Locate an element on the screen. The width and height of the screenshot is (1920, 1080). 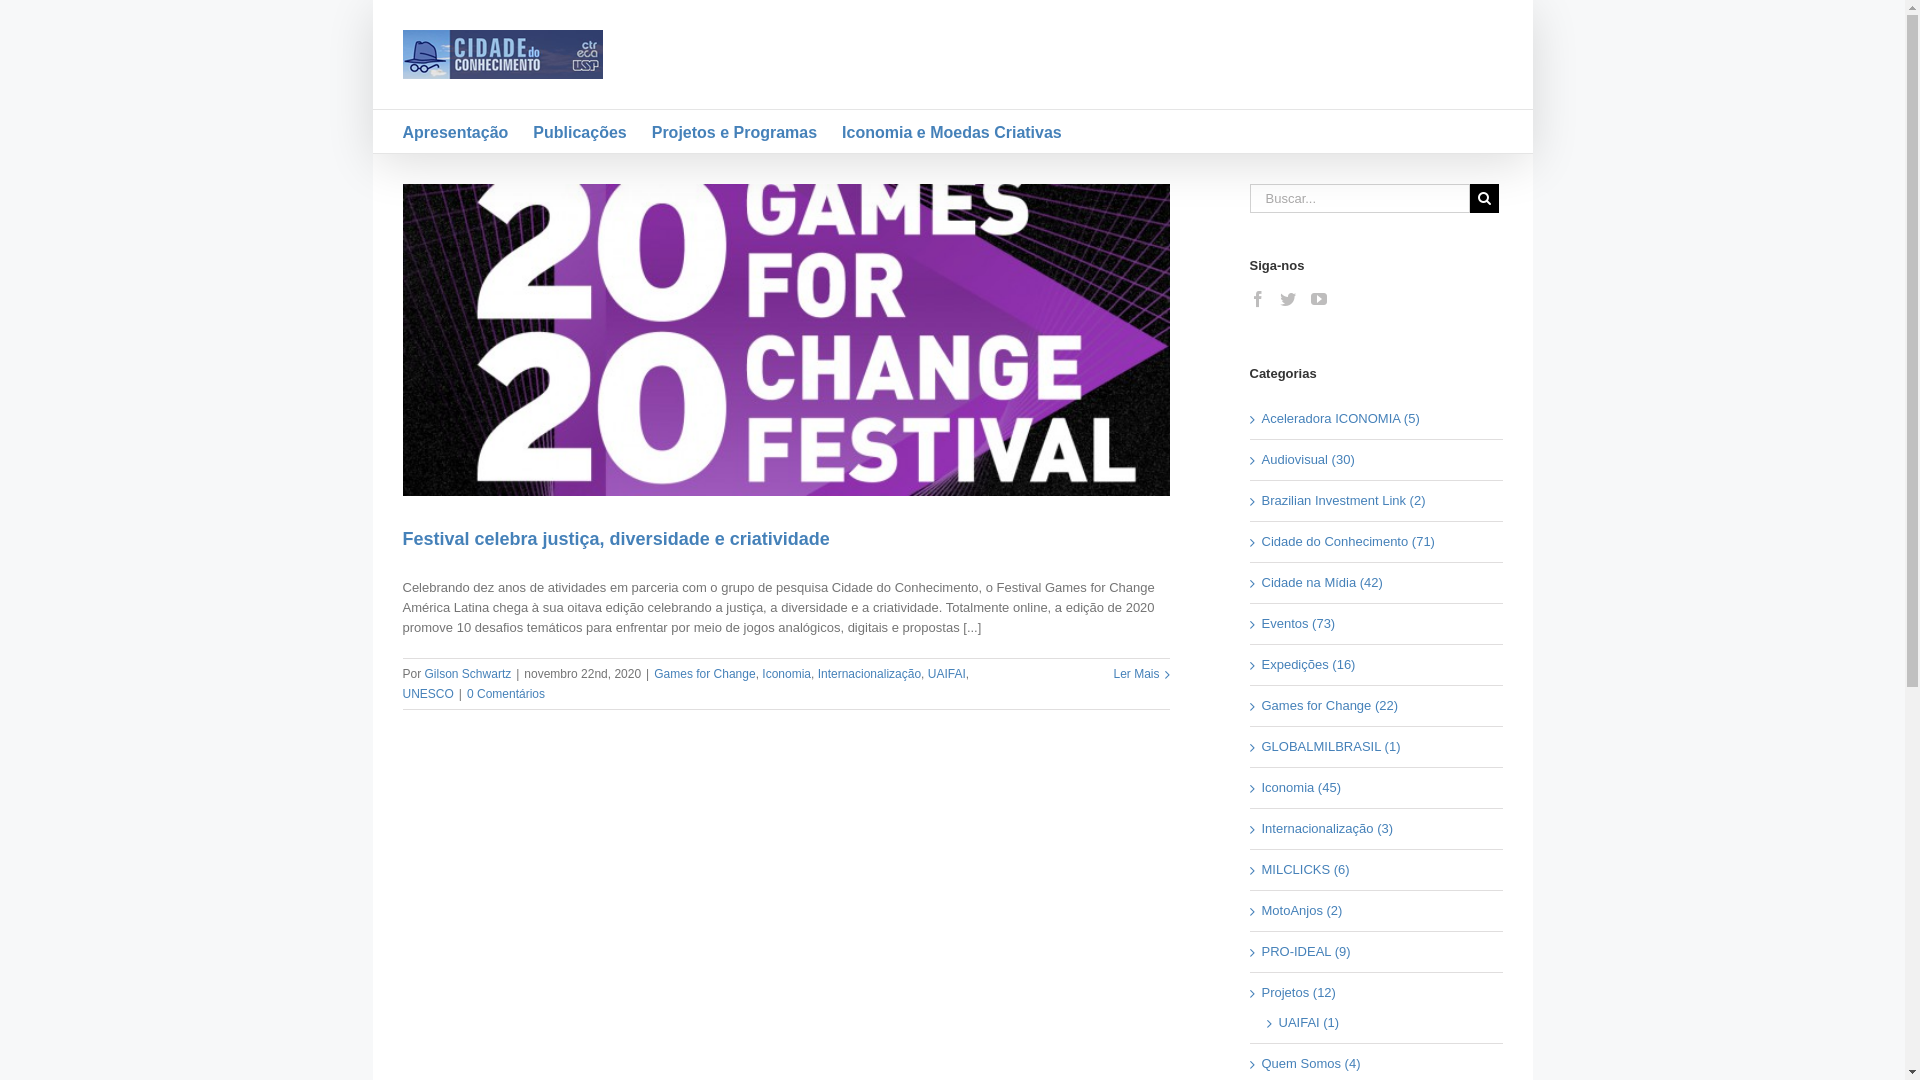
'Cidade do Conhecimento (71)' is located at coordinates (1376, 542).